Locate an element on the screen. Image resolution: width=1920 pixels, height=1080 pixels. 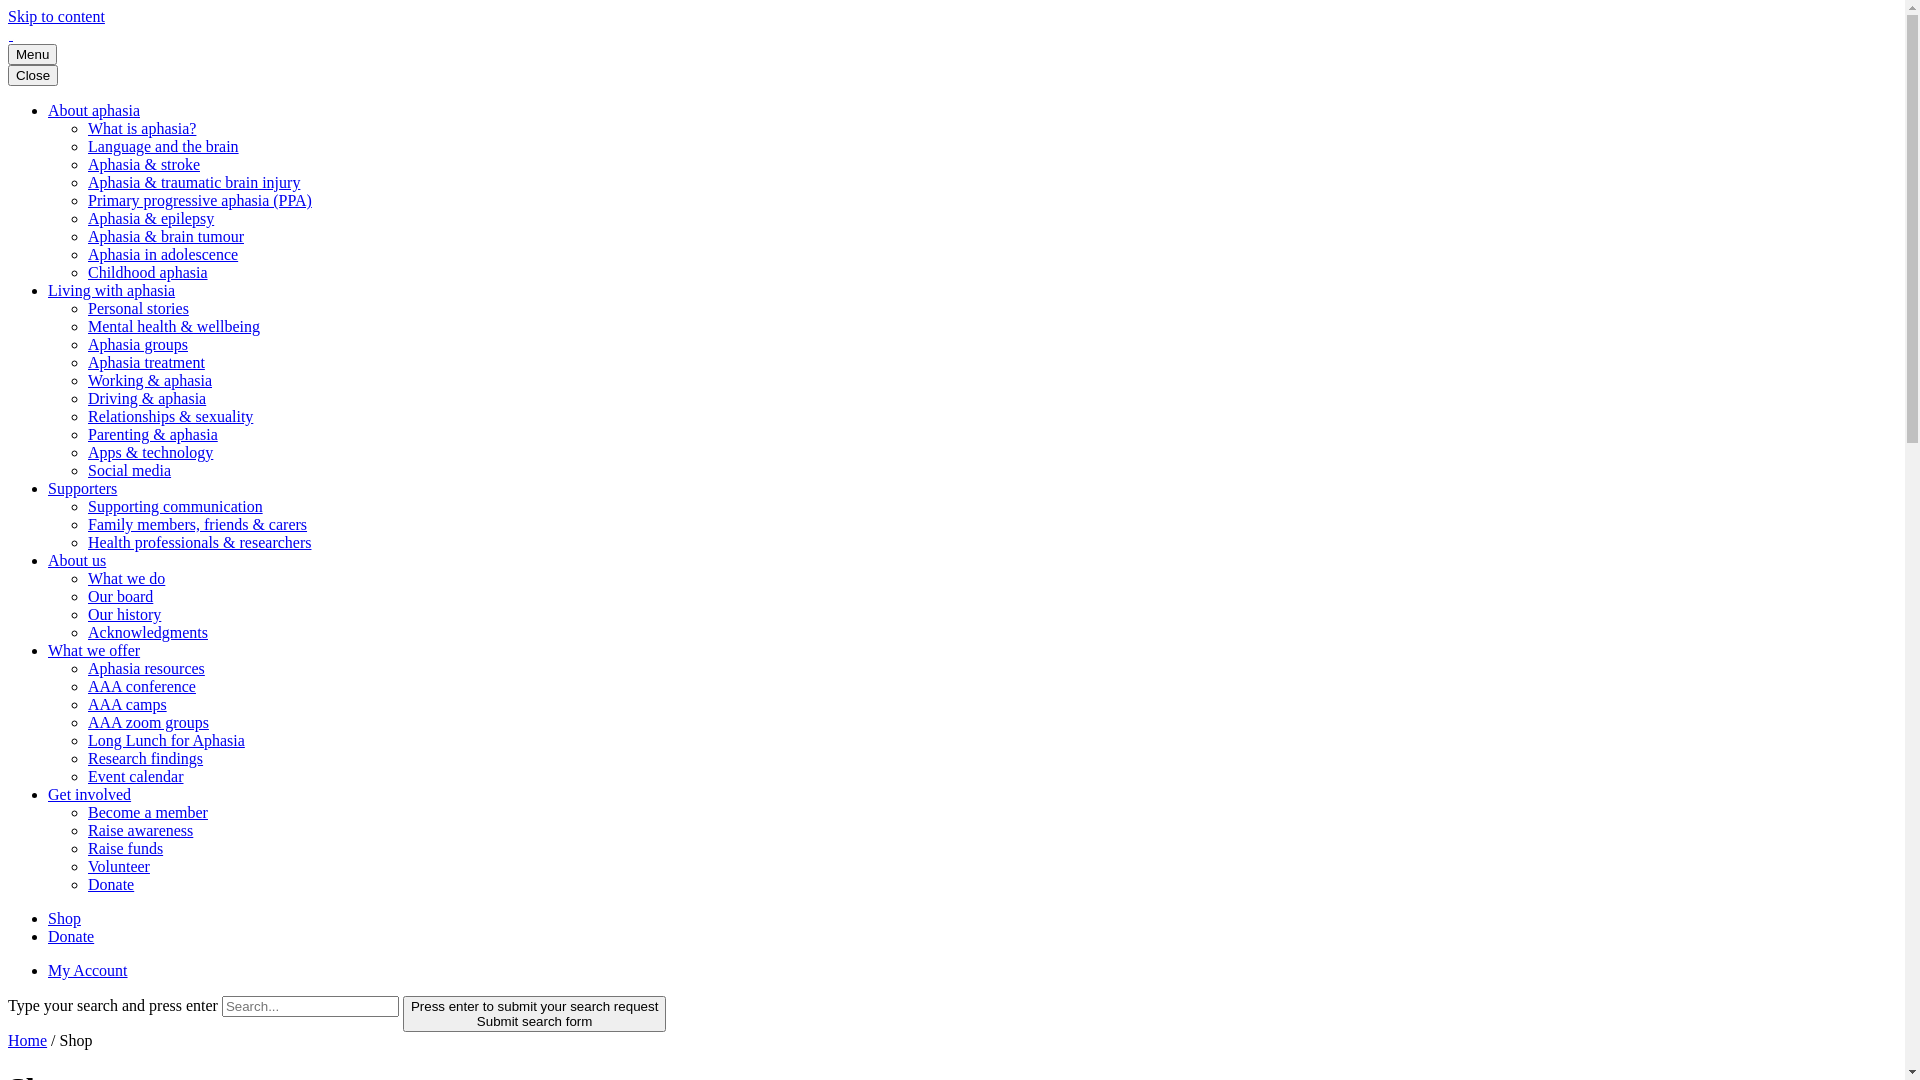
'My Account' is located at coordinates (86, 969).